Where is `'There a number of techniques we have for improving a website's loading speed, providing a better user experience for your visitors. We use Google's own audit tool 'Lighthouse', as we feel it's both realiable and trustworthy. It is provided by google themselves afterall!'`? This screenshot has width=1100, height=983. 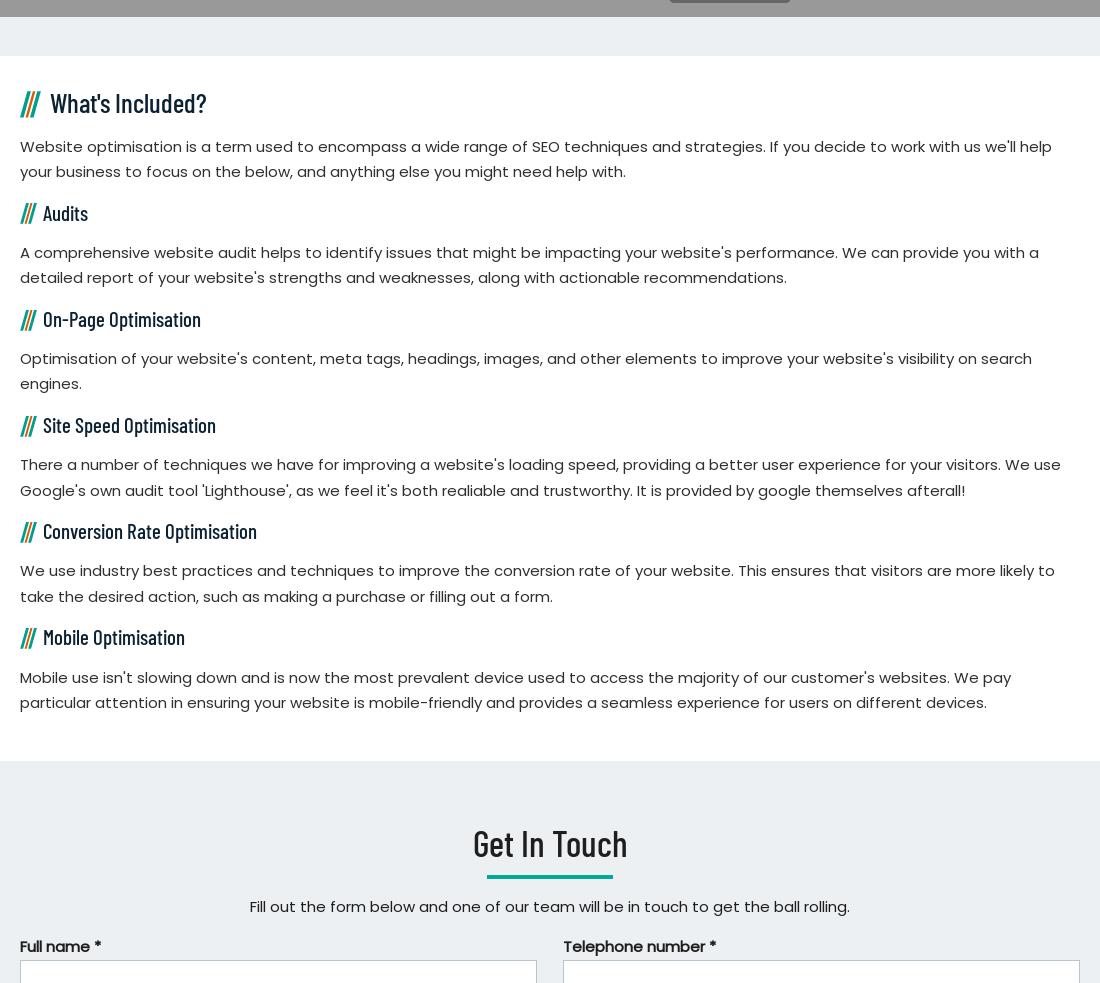 'There a number of techniques we have for improving a website's loading speed, providing a better user experience for your visitors. We use Google's own audit tool 'Lighthouse', as we feel it's both realiable and trustworthy. It is provided by google themselves afterall!' is located at coordinates (540, 475).